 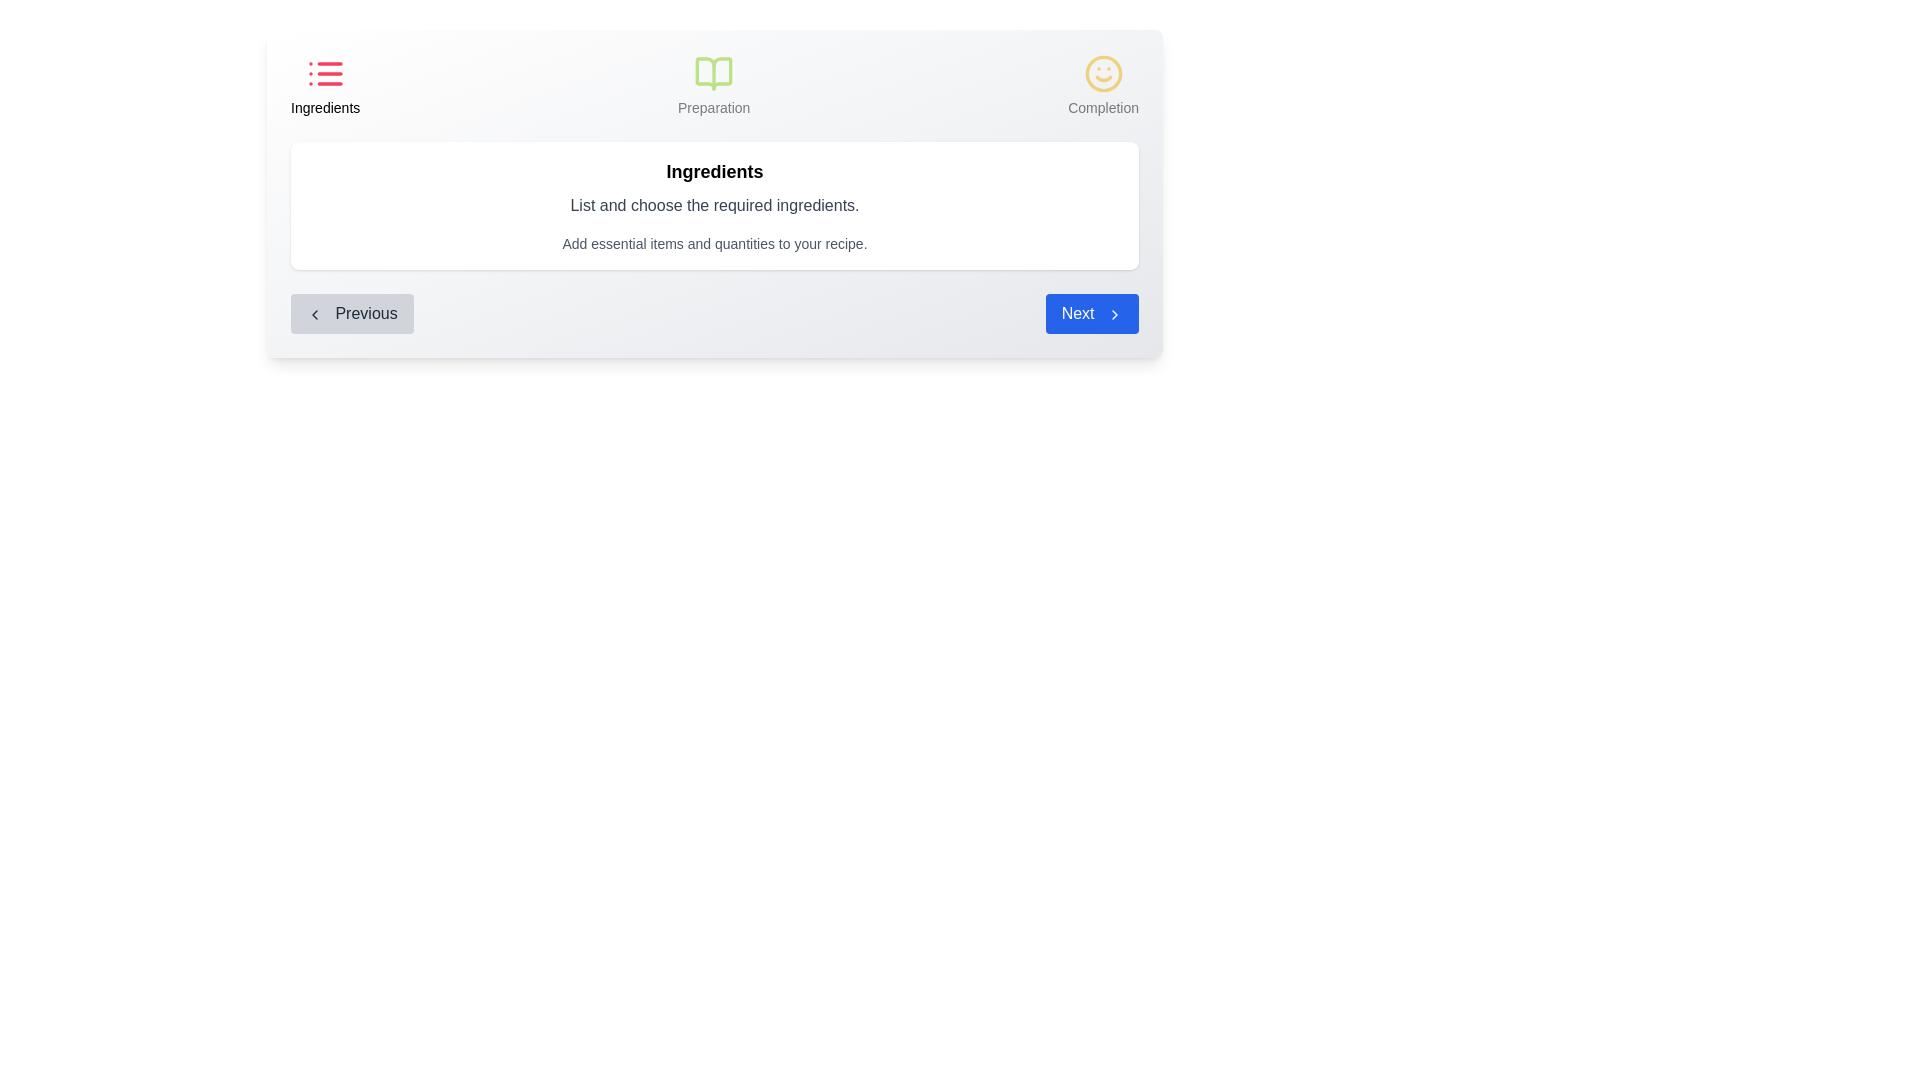 I want to click on the instructional text element that provides clarity for users regarding ingredient selection, located beneath the title 'Ingredients' and above the text 'Add essential items and quantities to your recipe.', so click(x=715, y=205).